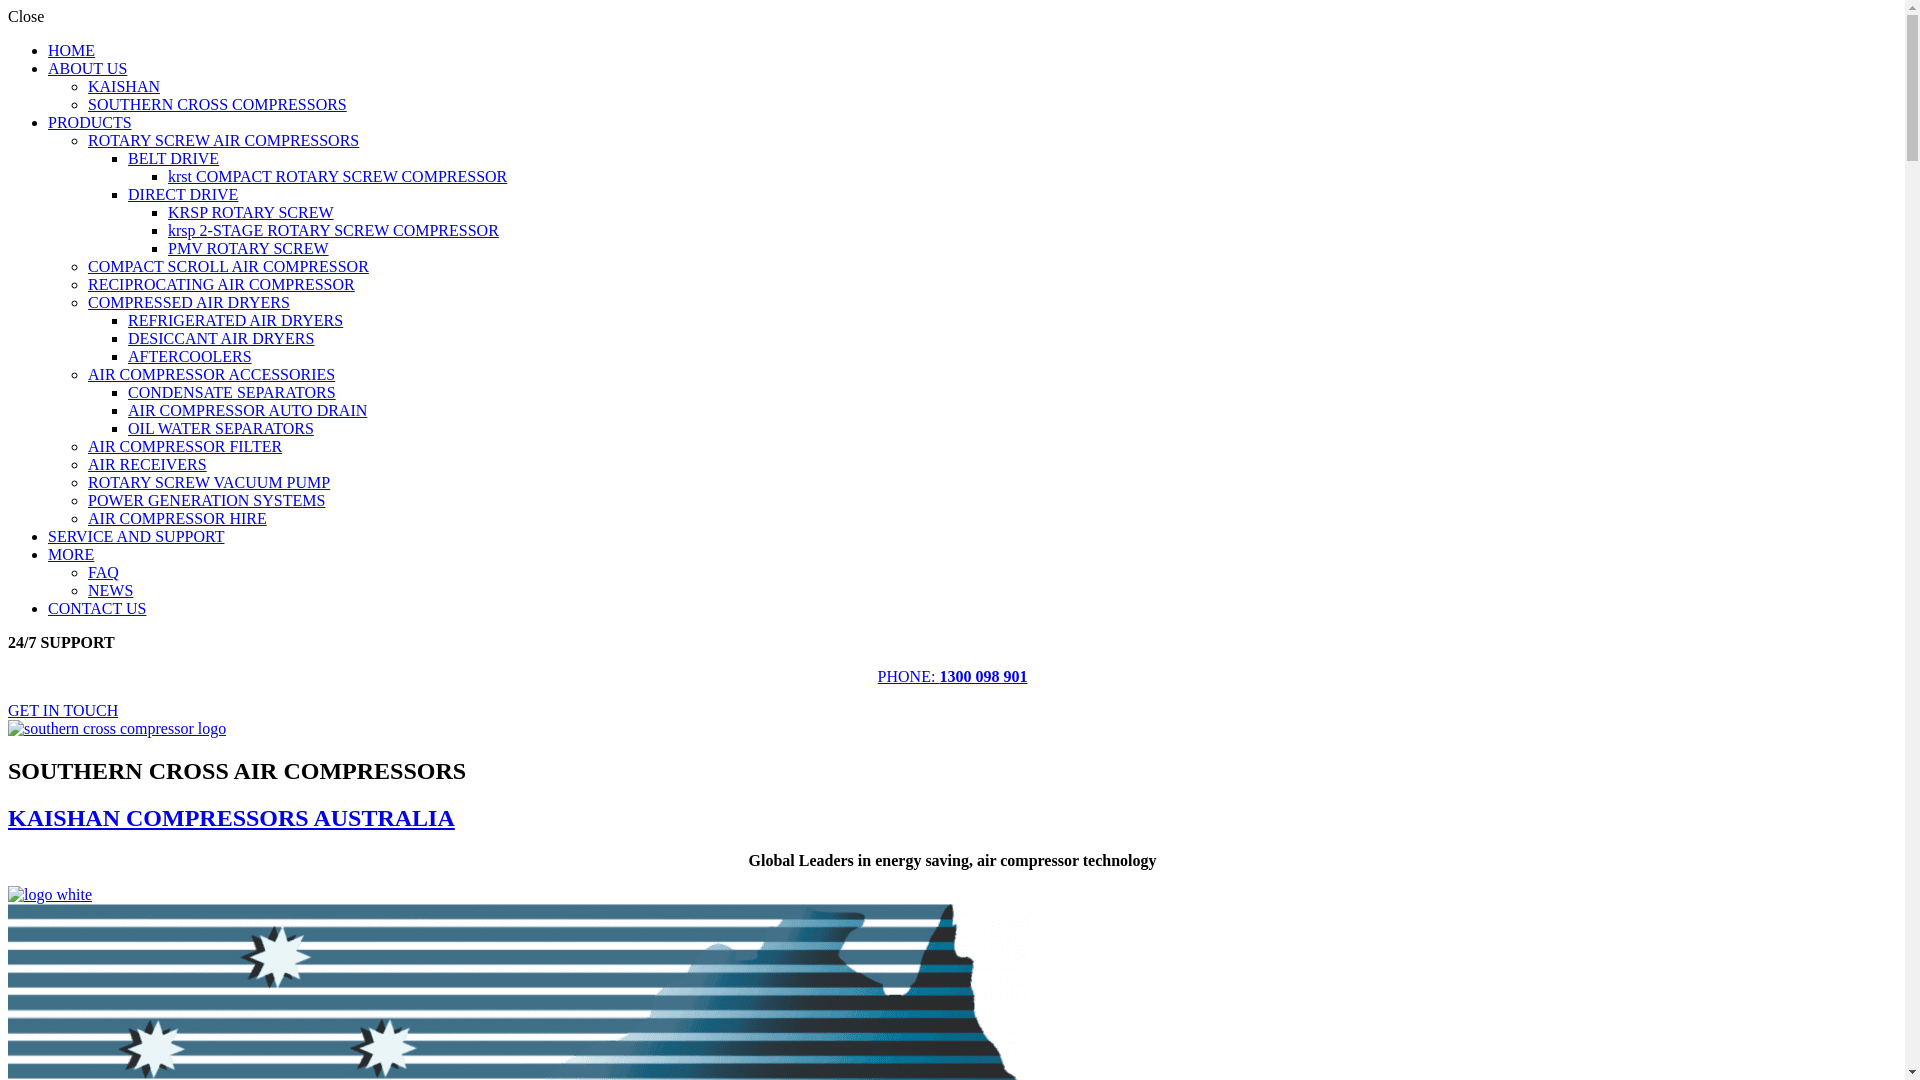  I want to click on 'BELT DRIVE', so click(173, 157).